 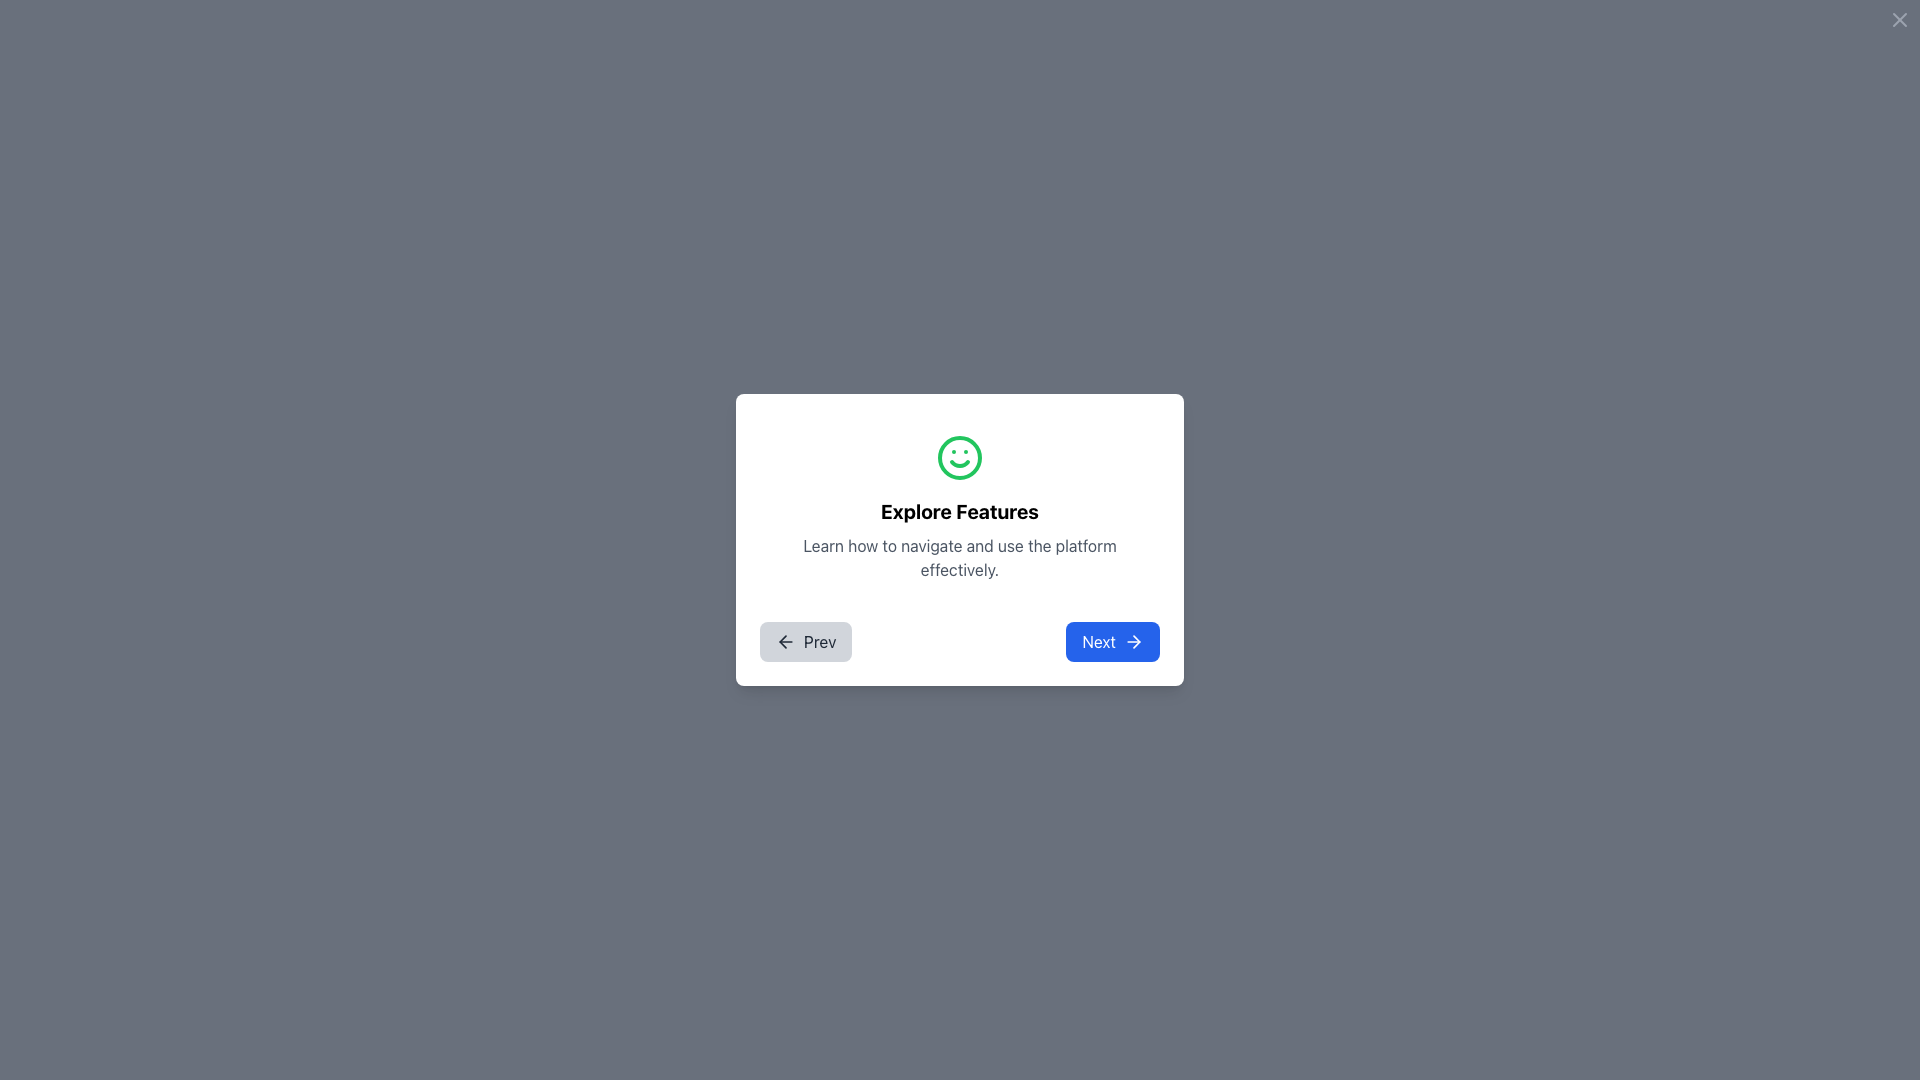 I want to click on the close button located at the top-right corner of the modal dialog to trigger a color change, so click(x=1899, y=19).